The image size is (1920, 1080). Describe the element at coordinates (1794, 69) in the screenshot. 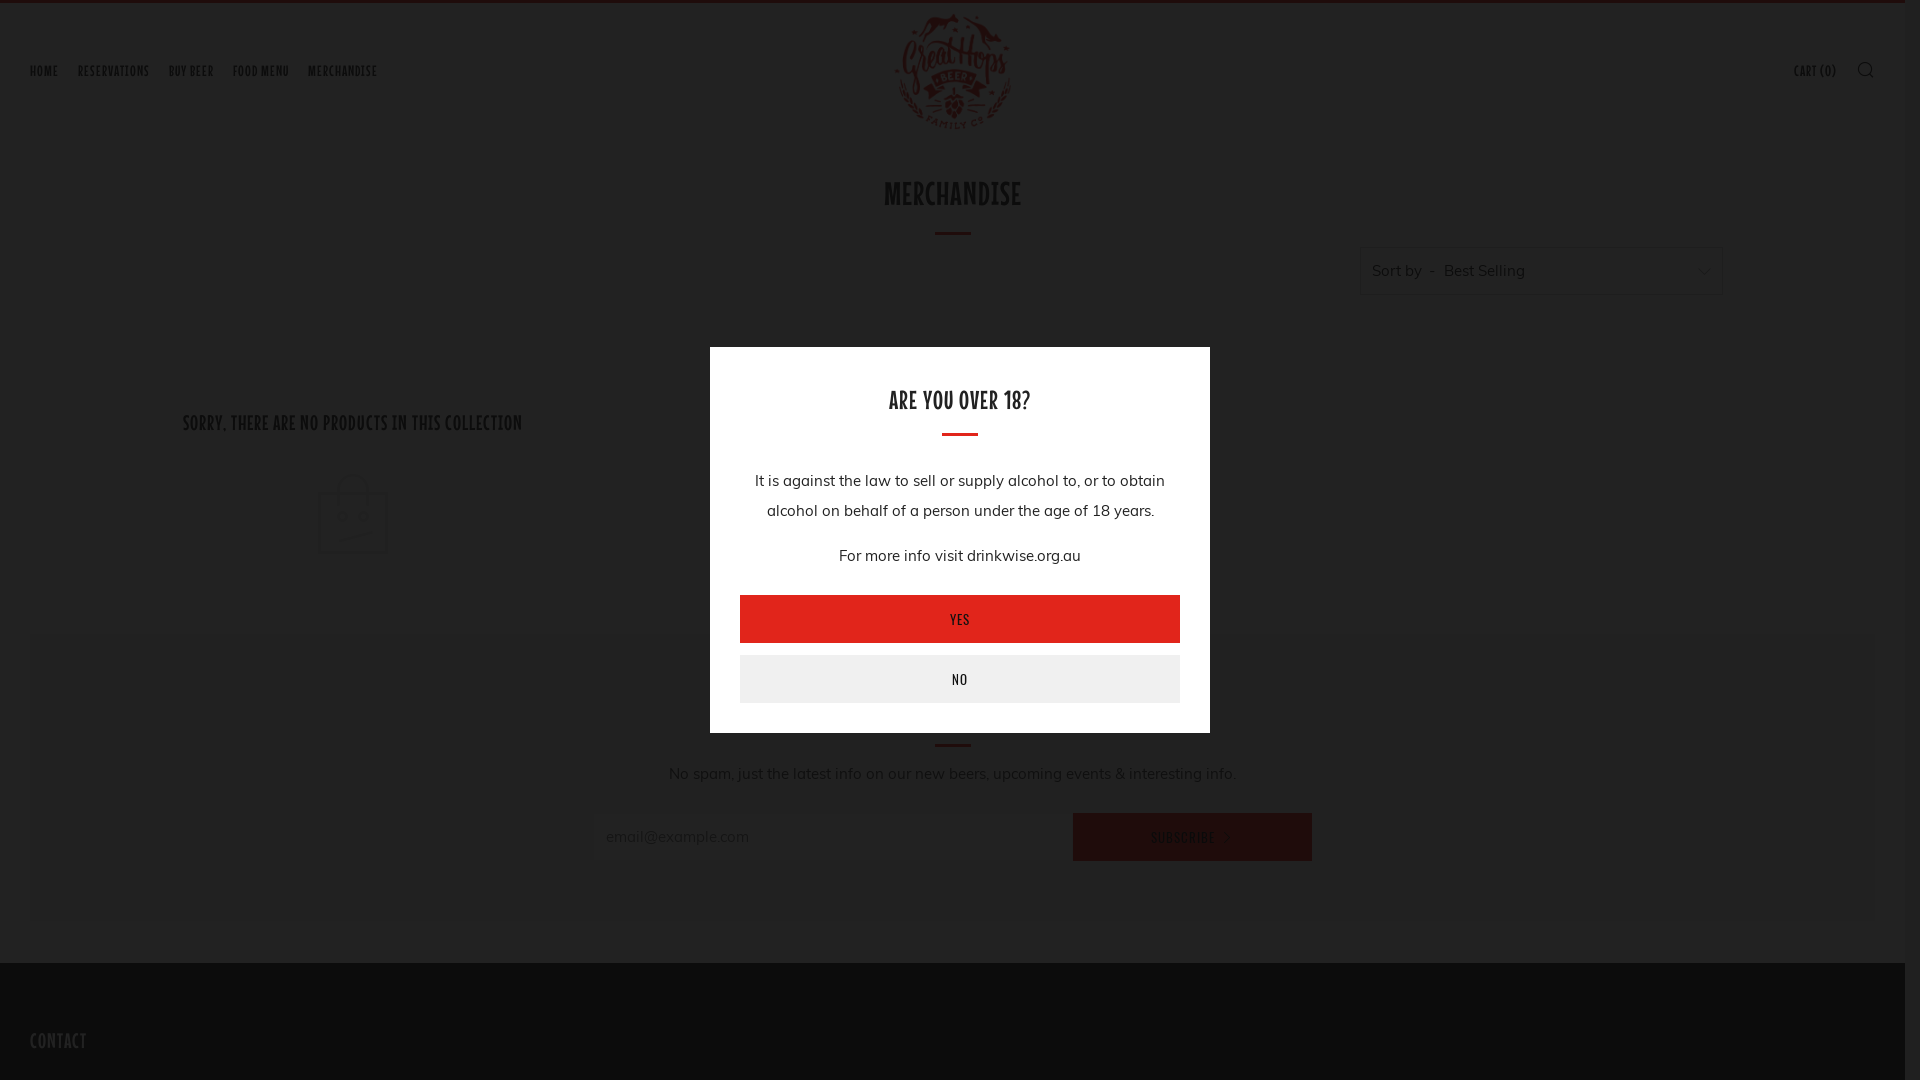

I see `'CART (0)'` at that location.